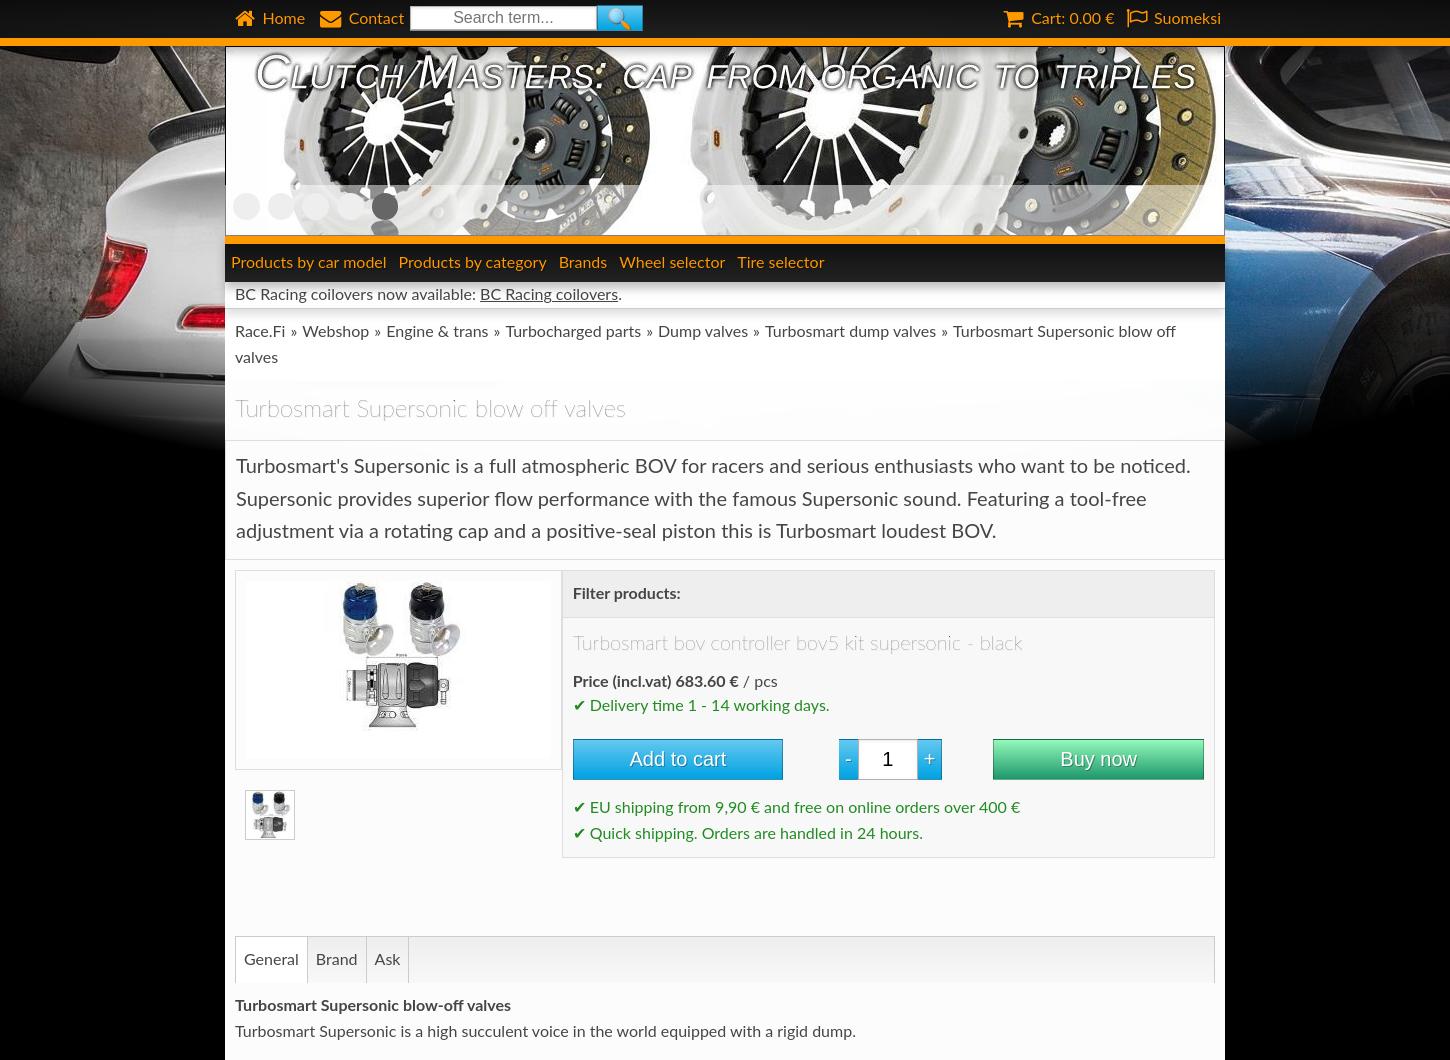 The image size is (1450, 1060). Describe the element at coordinates (436, 331) in the screenshot. I see `'Engine & trans'` at that location.